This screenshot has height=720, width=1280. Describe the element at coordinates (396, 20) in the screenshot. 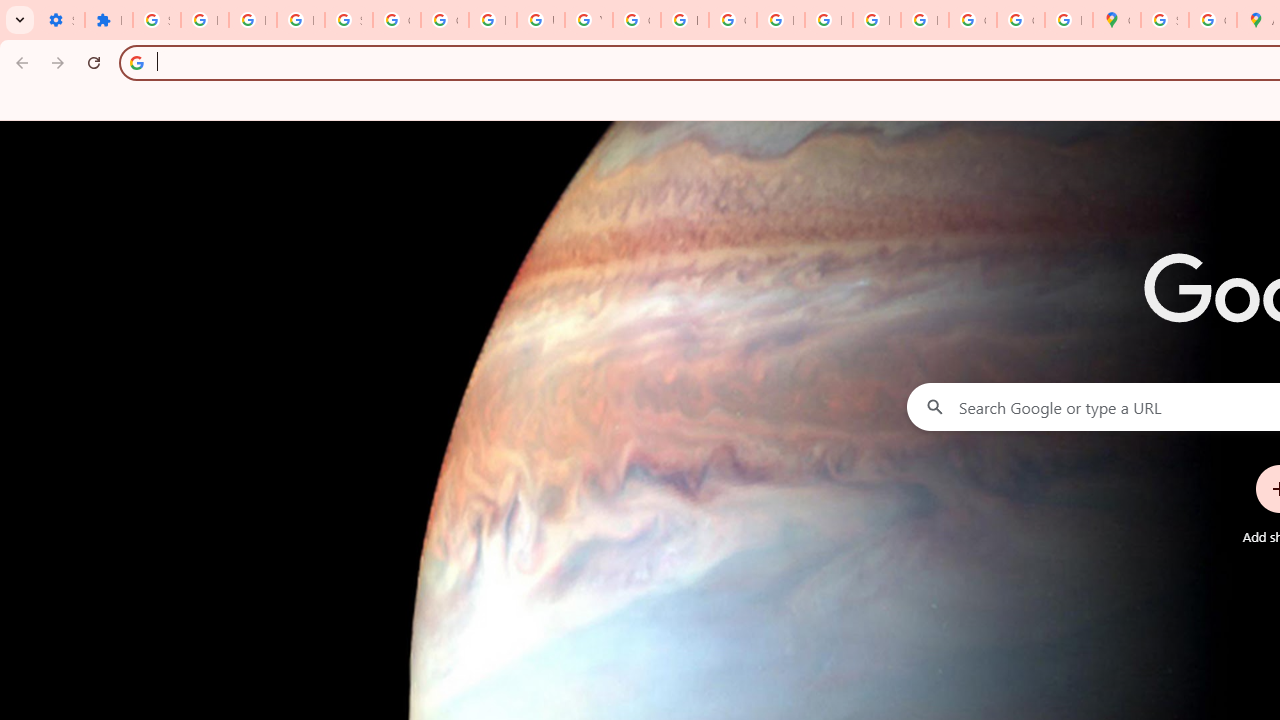

I see `'Google Account Help'` at that location.